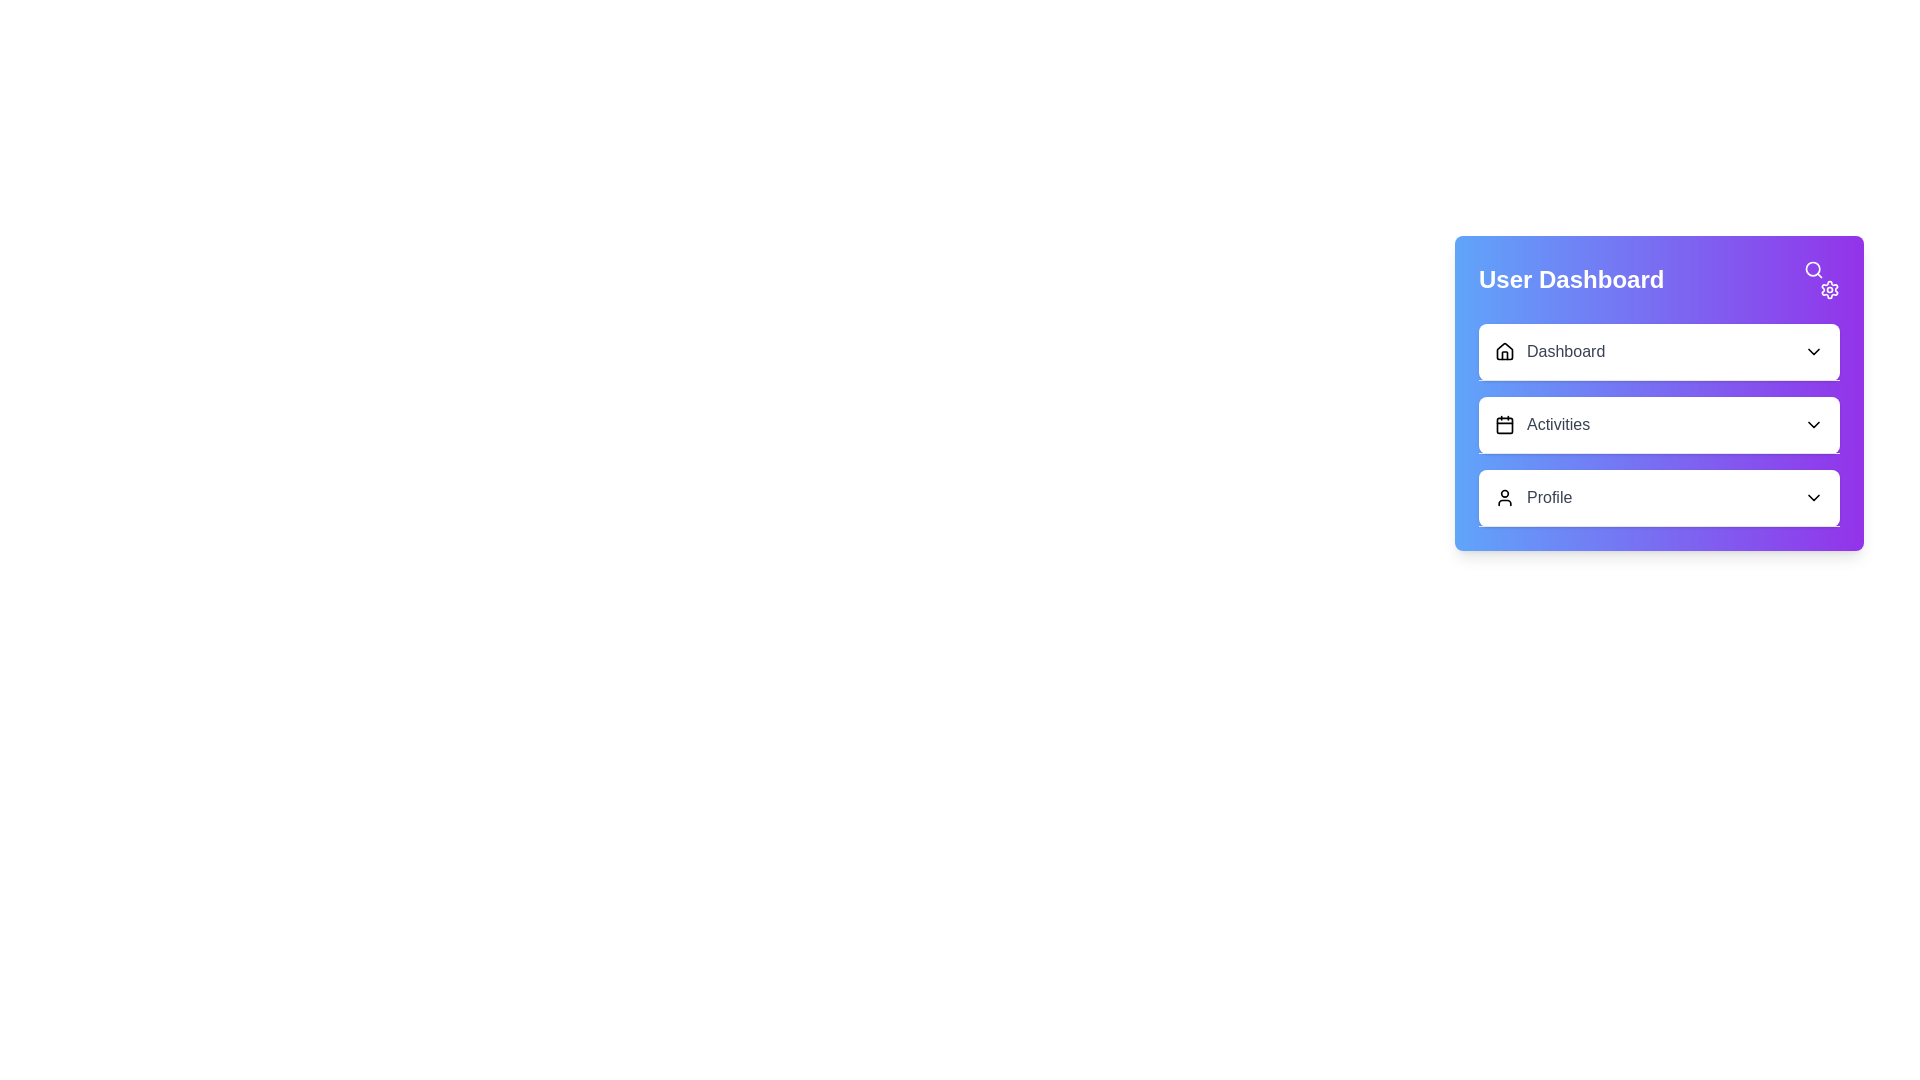 The width and height of the screenshot is (1920, 1080). What do you see at coordinates (1557, 423) in the screenshot?
I see `the Text Label in the User Dashboard navigation menu that indicates user activities` at bounding box center [1557, 423].